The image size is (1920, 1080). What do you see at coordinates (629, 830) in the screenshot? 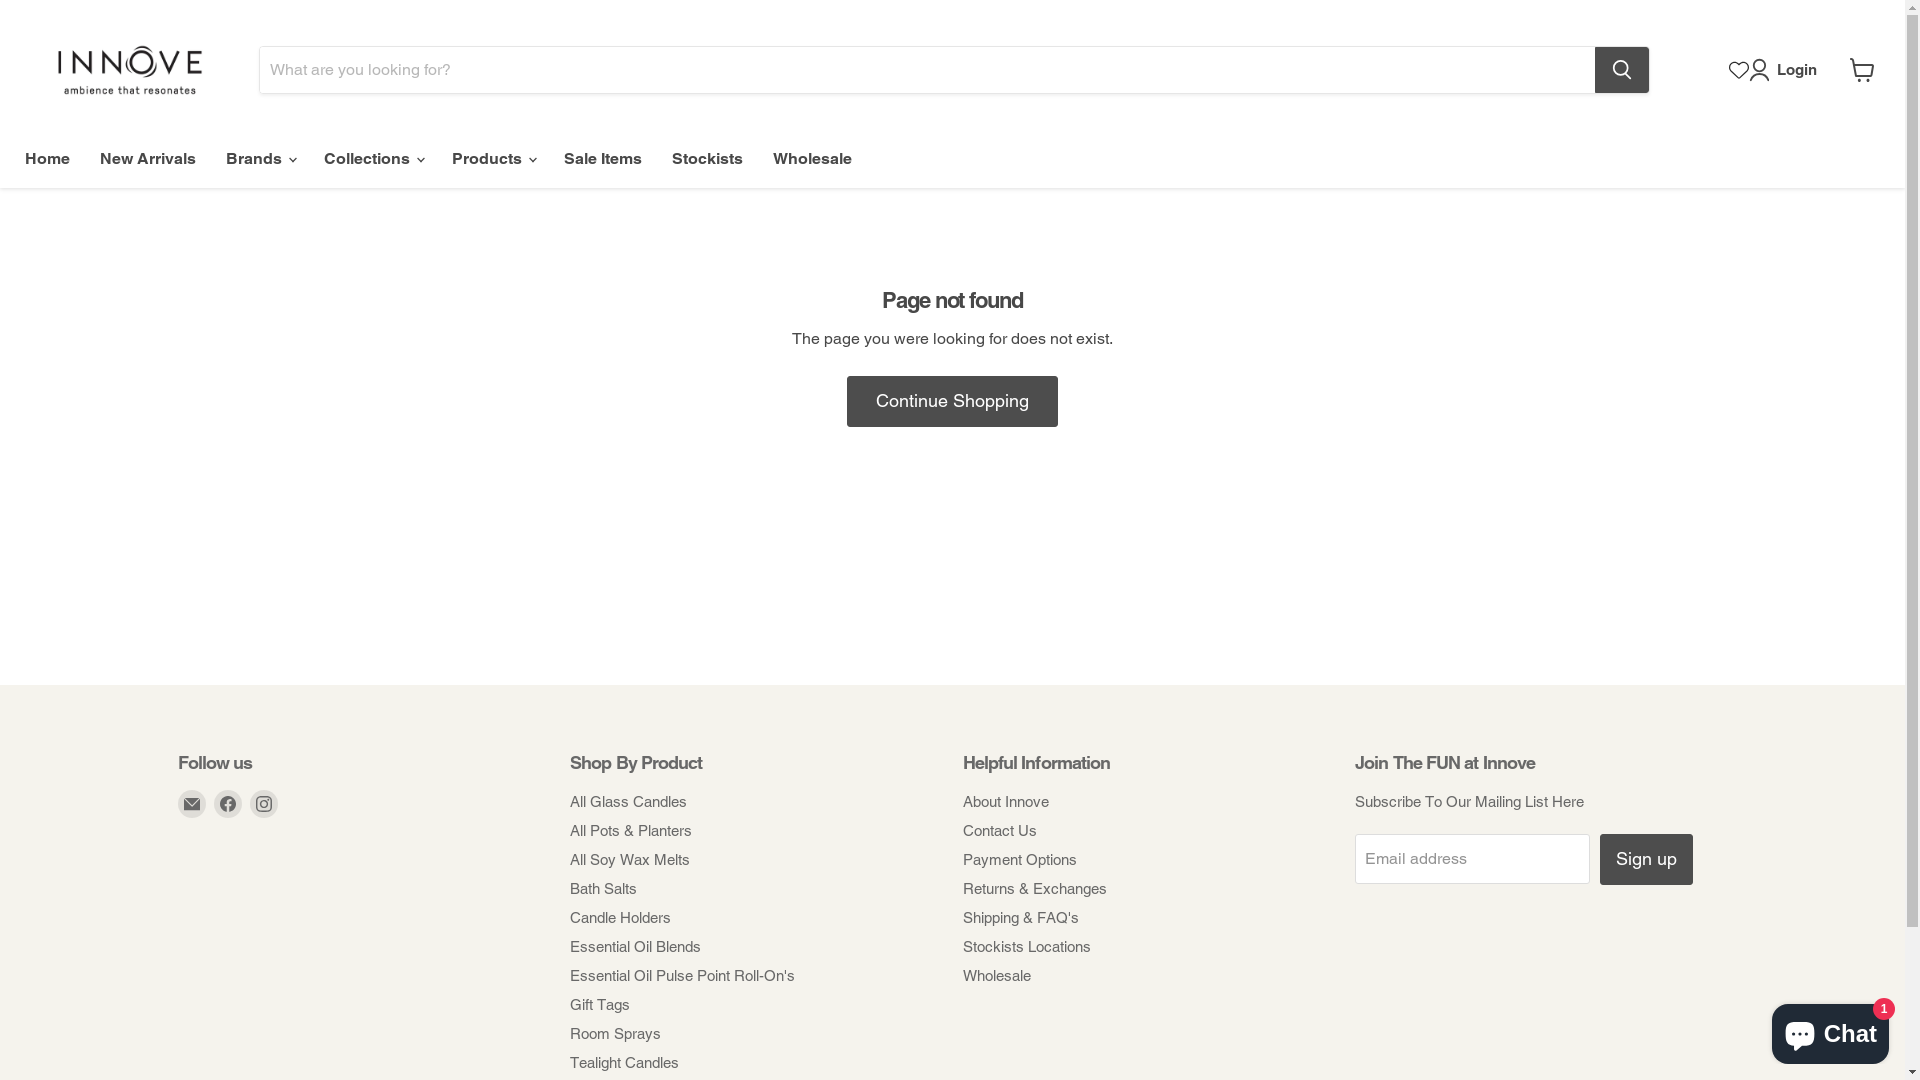
I see `'All Pots & Planters'` at bounding box center [629, 830].